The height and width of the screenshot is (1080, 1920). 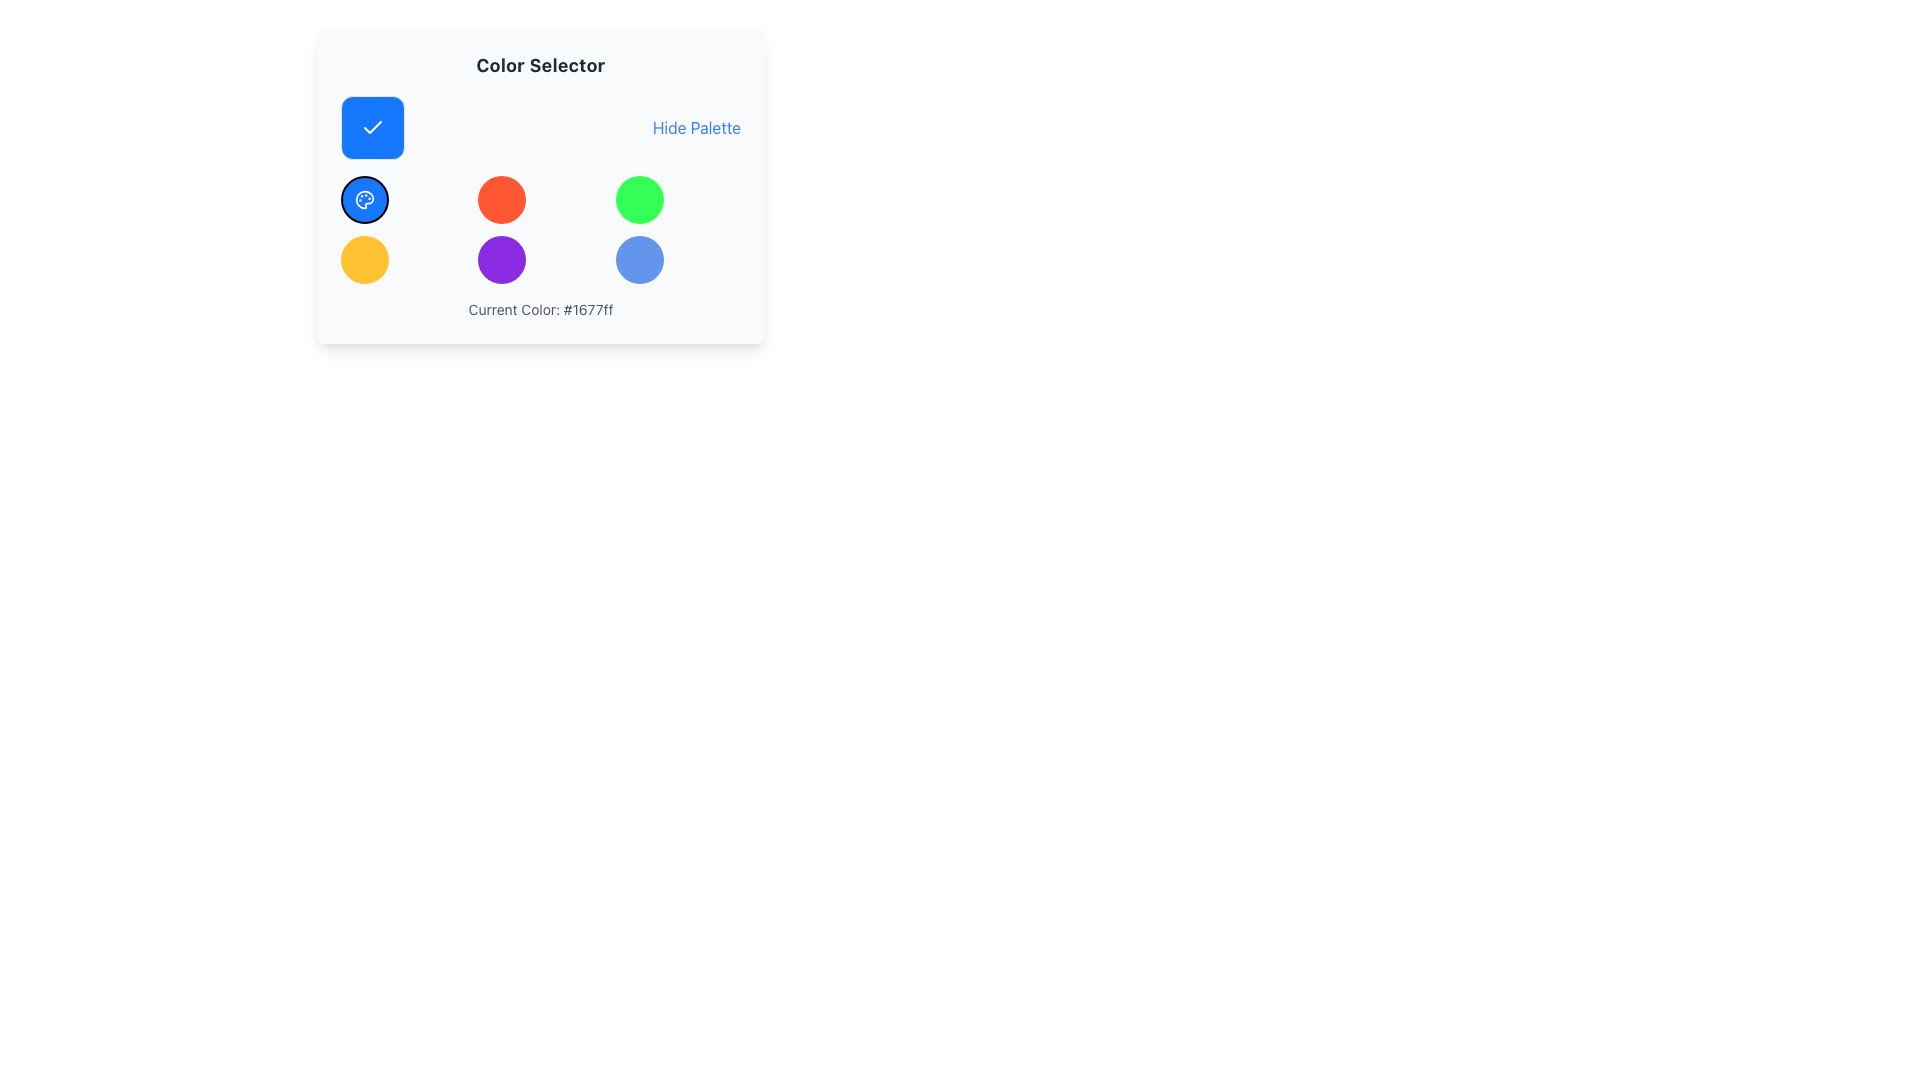 I want to click on the checkmark icon located centrally within the blue square button in the 'Color Selector' panel to indicate selection or confirmation, so click(x=373, y=127).